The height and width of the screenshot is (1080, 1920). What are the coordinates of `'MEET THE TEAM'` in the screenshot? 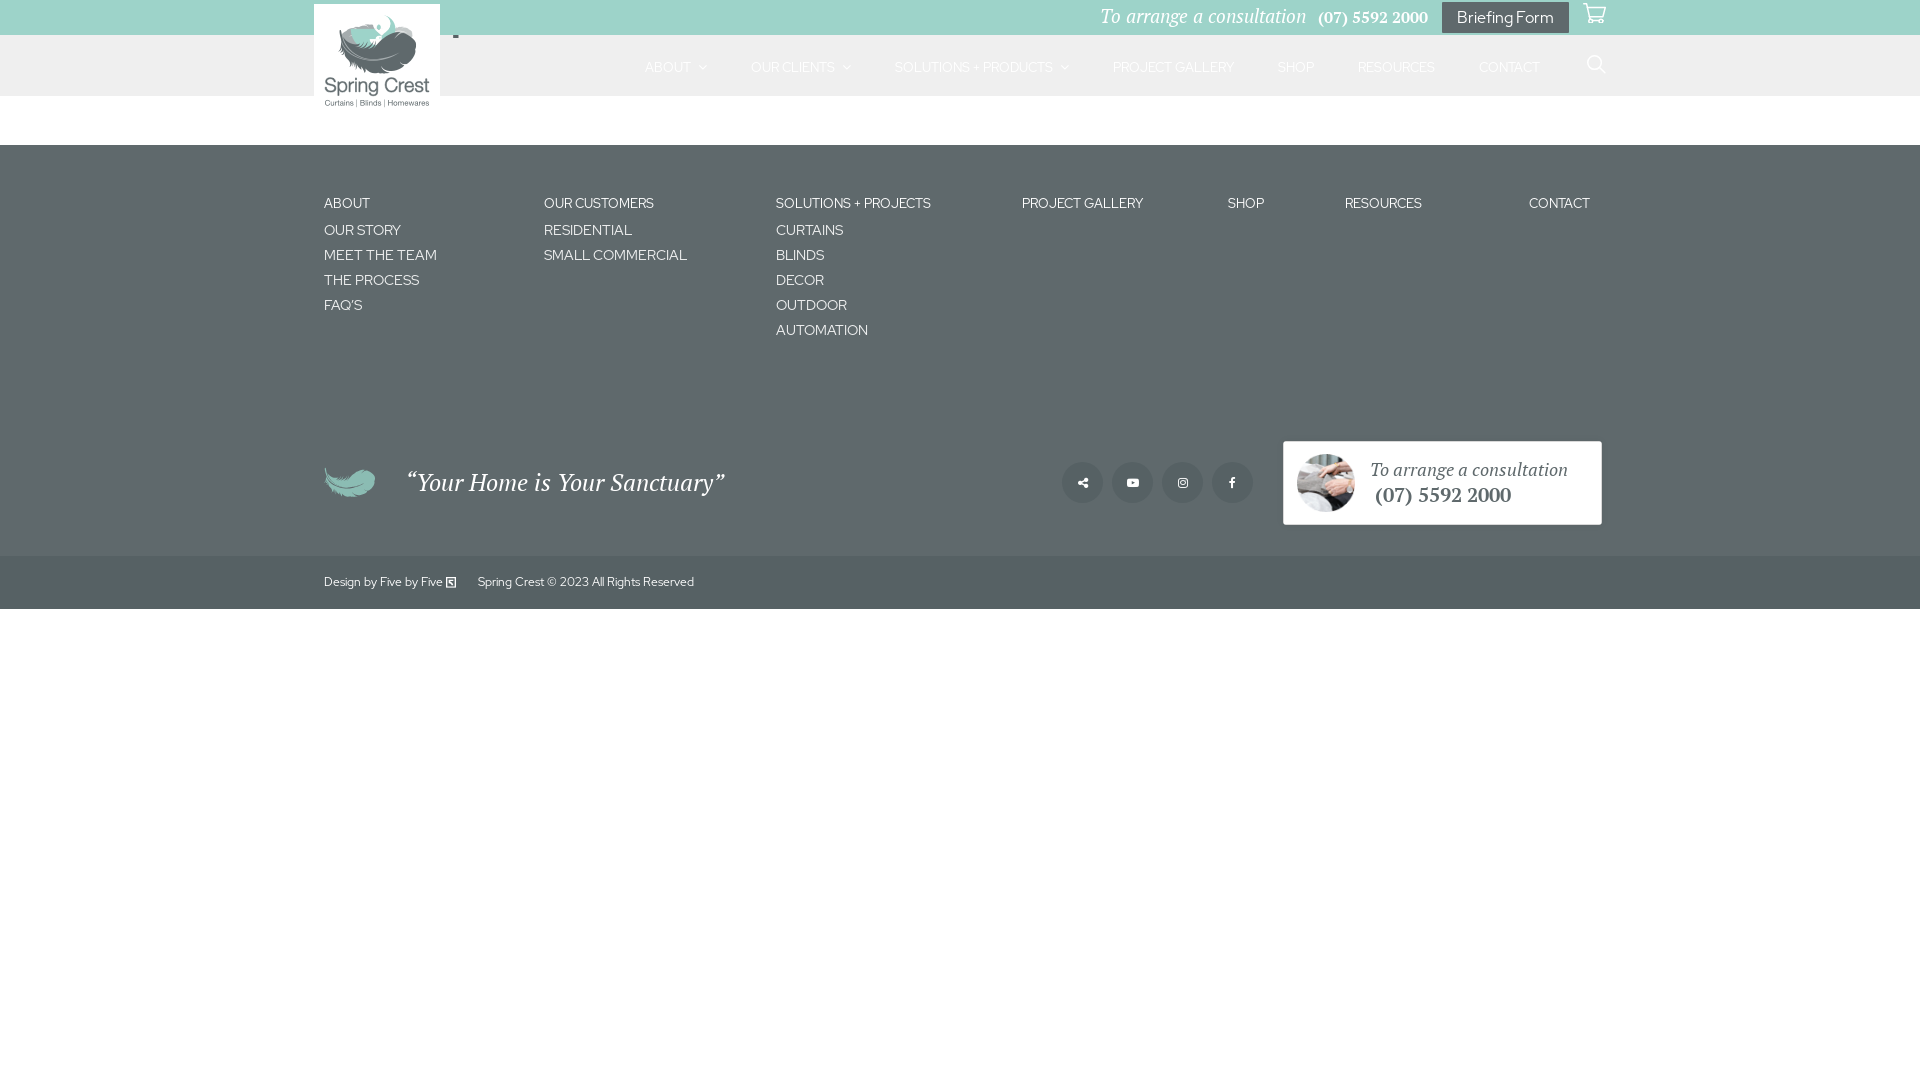 It's located at (422, 254).